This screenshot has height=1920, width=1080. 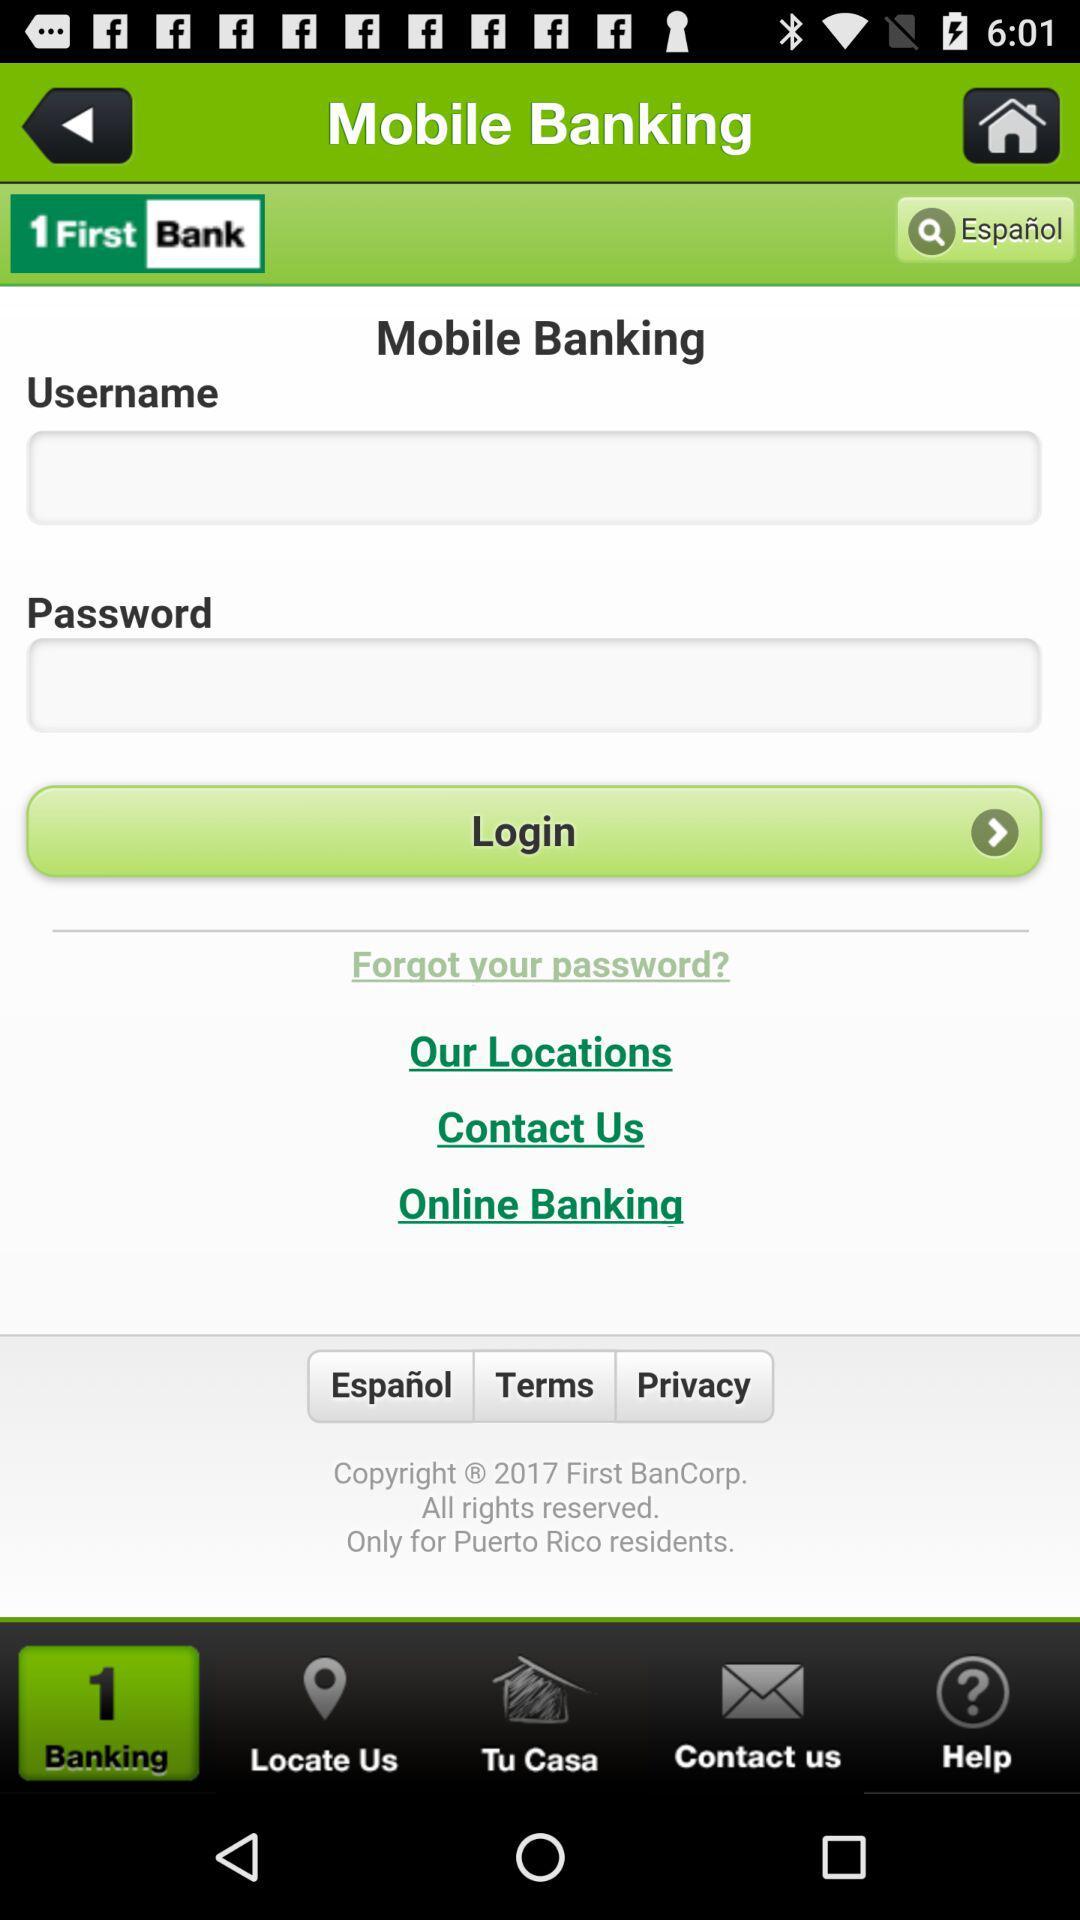 I want to click on back, so click(x=80, y=121).